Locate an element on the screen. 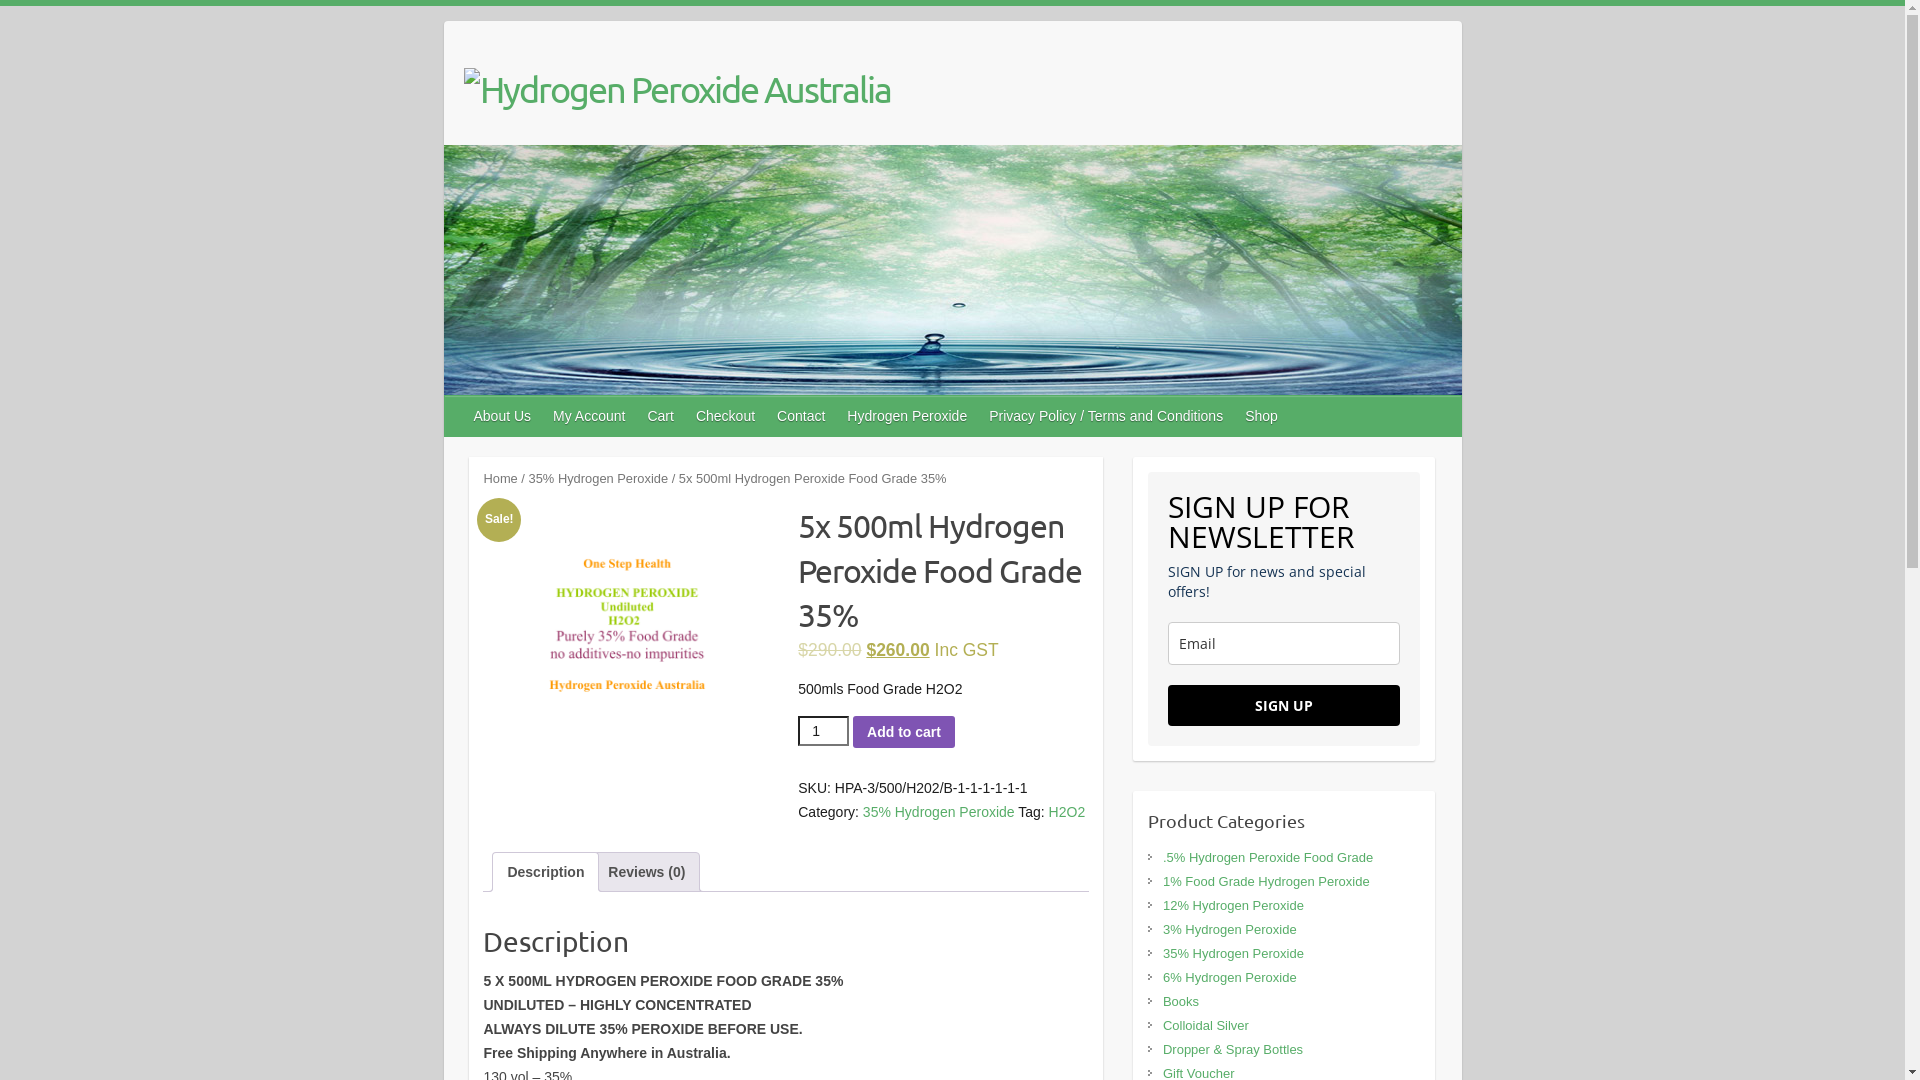 This screenshot has width=1920, height=1080. '1% Food Grade Hydrogen Peroxide' is located at coordinates (1265, 880).